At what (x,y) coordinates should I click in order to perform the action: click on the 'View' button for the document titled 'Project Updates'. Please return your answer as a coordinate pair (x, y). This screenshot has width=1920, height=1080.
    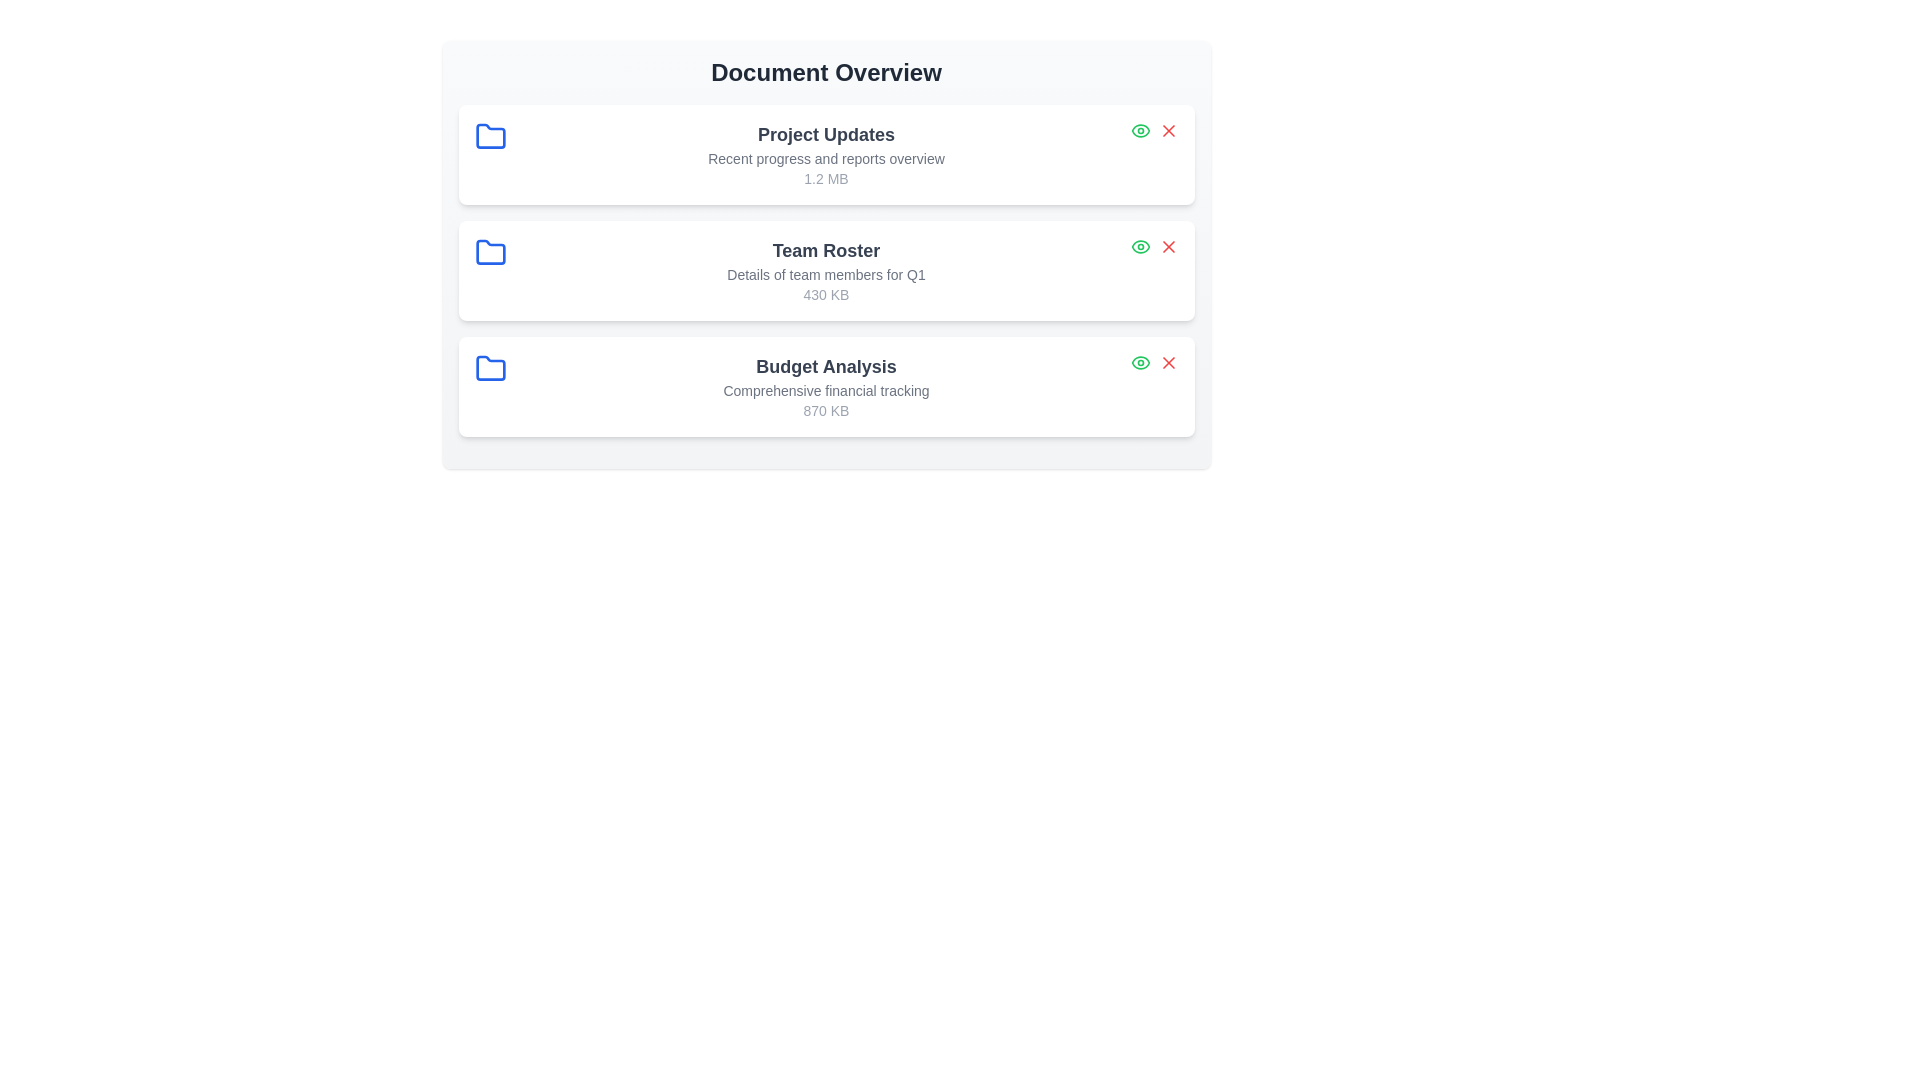
    Looking at the image, I should click on (1140, 131).